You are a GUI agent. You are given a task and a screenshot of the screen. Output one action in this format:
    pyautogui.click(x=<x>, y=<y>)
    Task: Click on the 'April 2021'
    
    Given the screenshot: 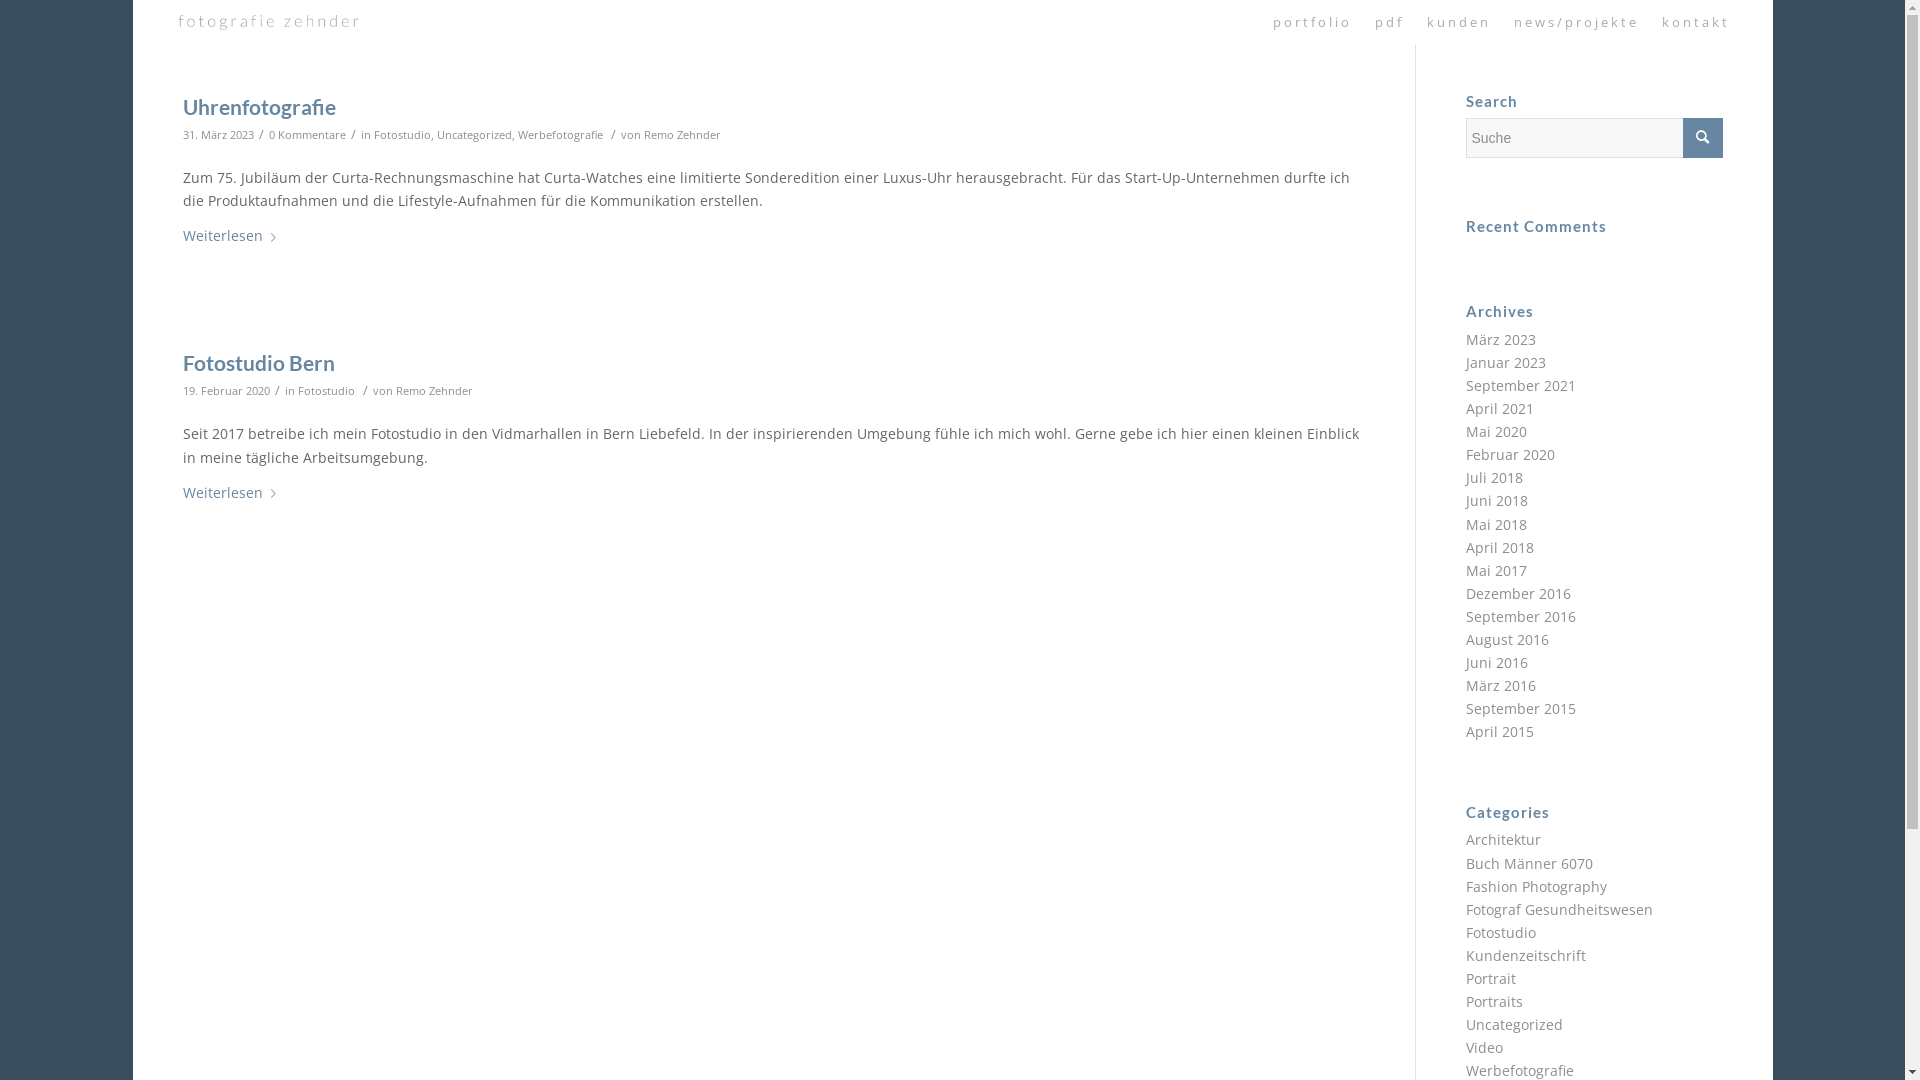 What is the action you would take?
    pyautogui.click(x=1499, y=407)
    